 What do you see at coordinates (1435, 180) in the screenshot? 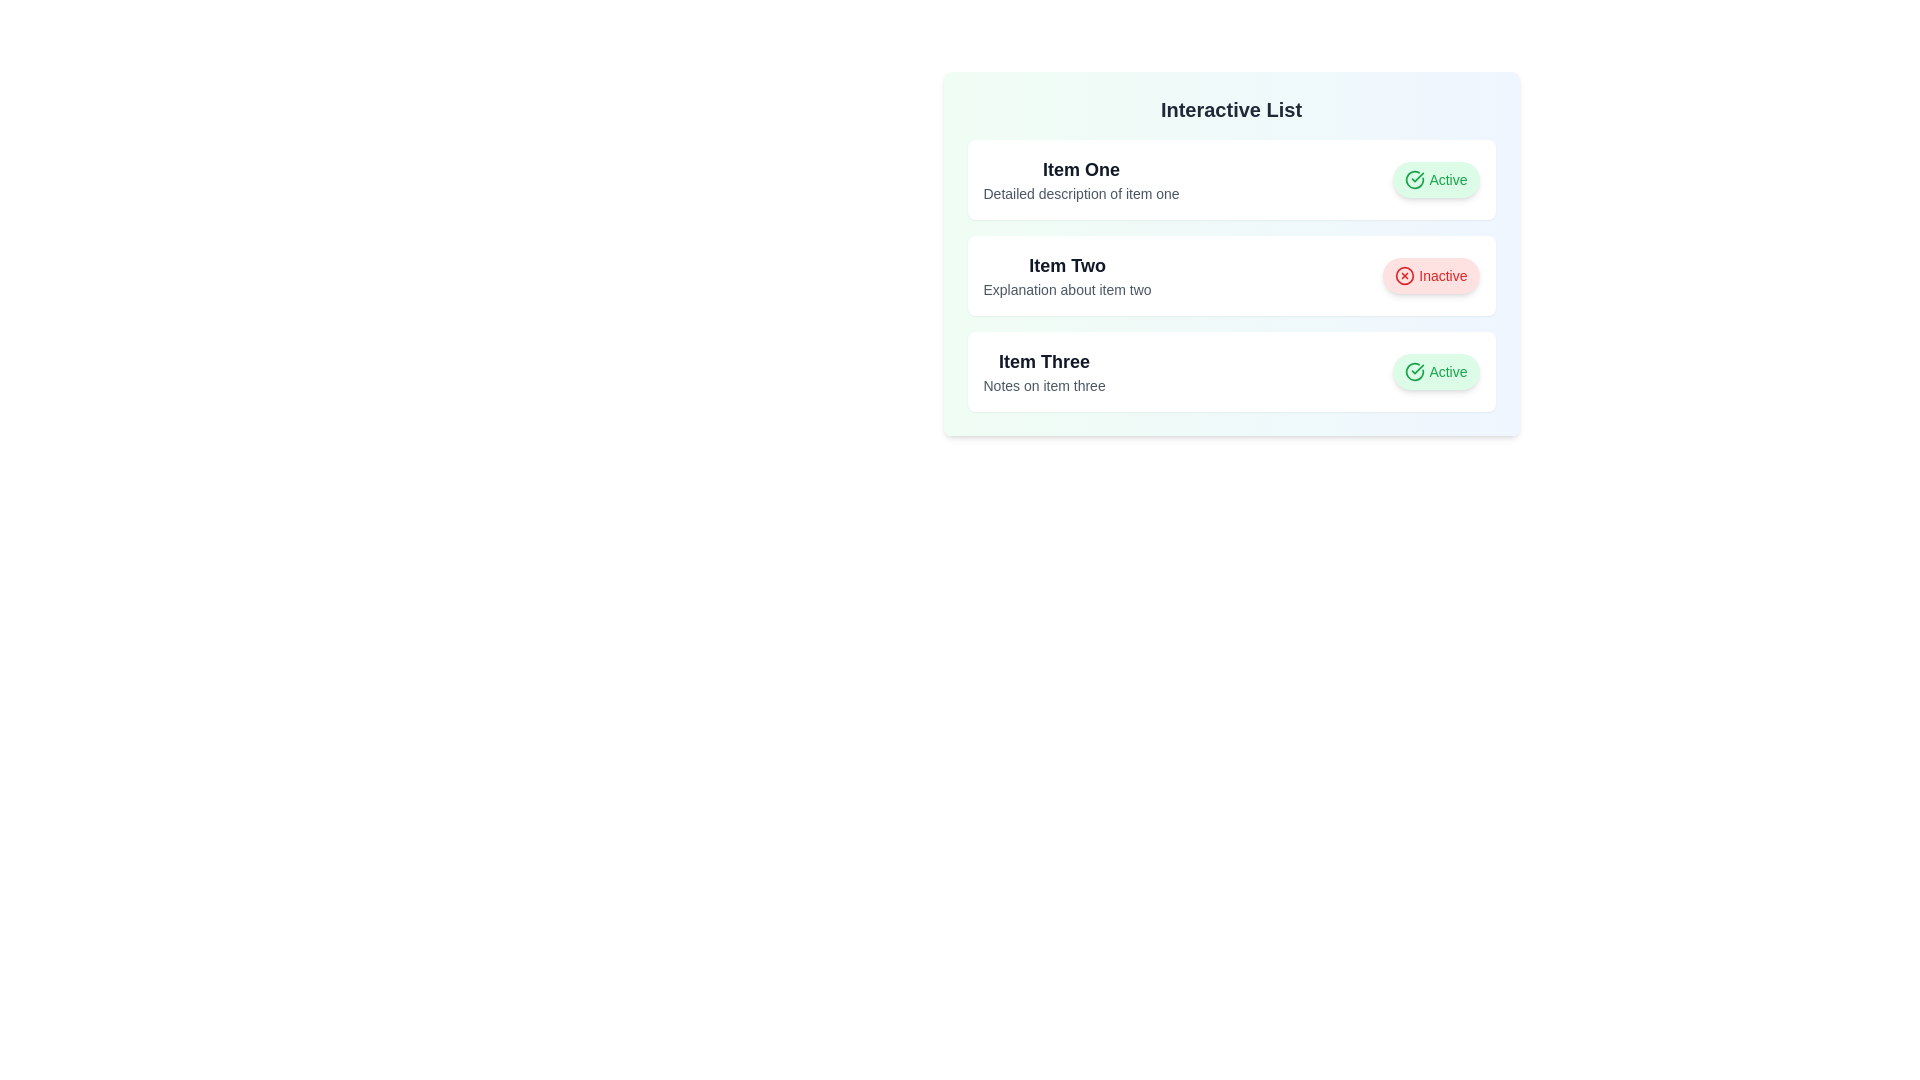
I see `the item by clicking the button associated with Item One` at bounding box center [1435, 180].